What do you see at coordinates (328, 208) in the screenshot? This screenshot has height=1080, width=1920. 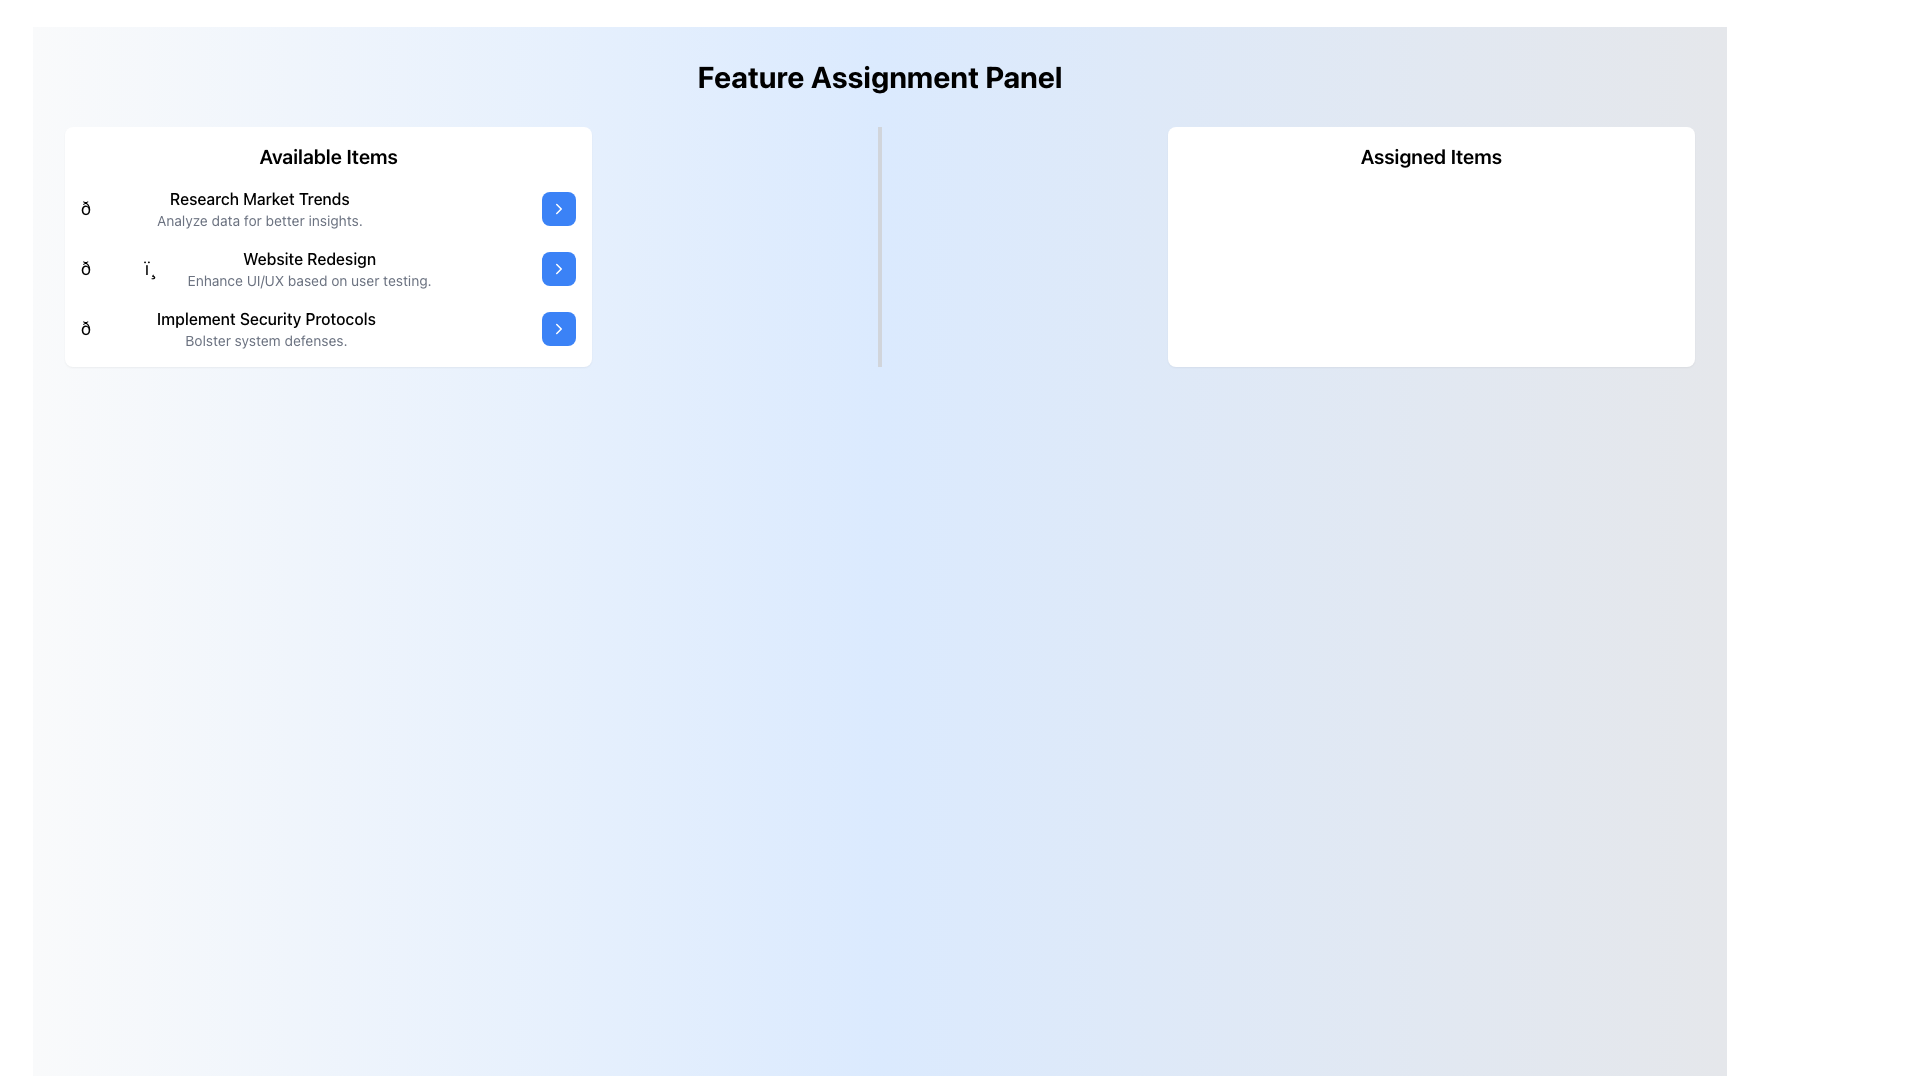 I see `the first list item titled 'Research Market Trends' in the 'Available Items' column` at bounding box center [328, 208].